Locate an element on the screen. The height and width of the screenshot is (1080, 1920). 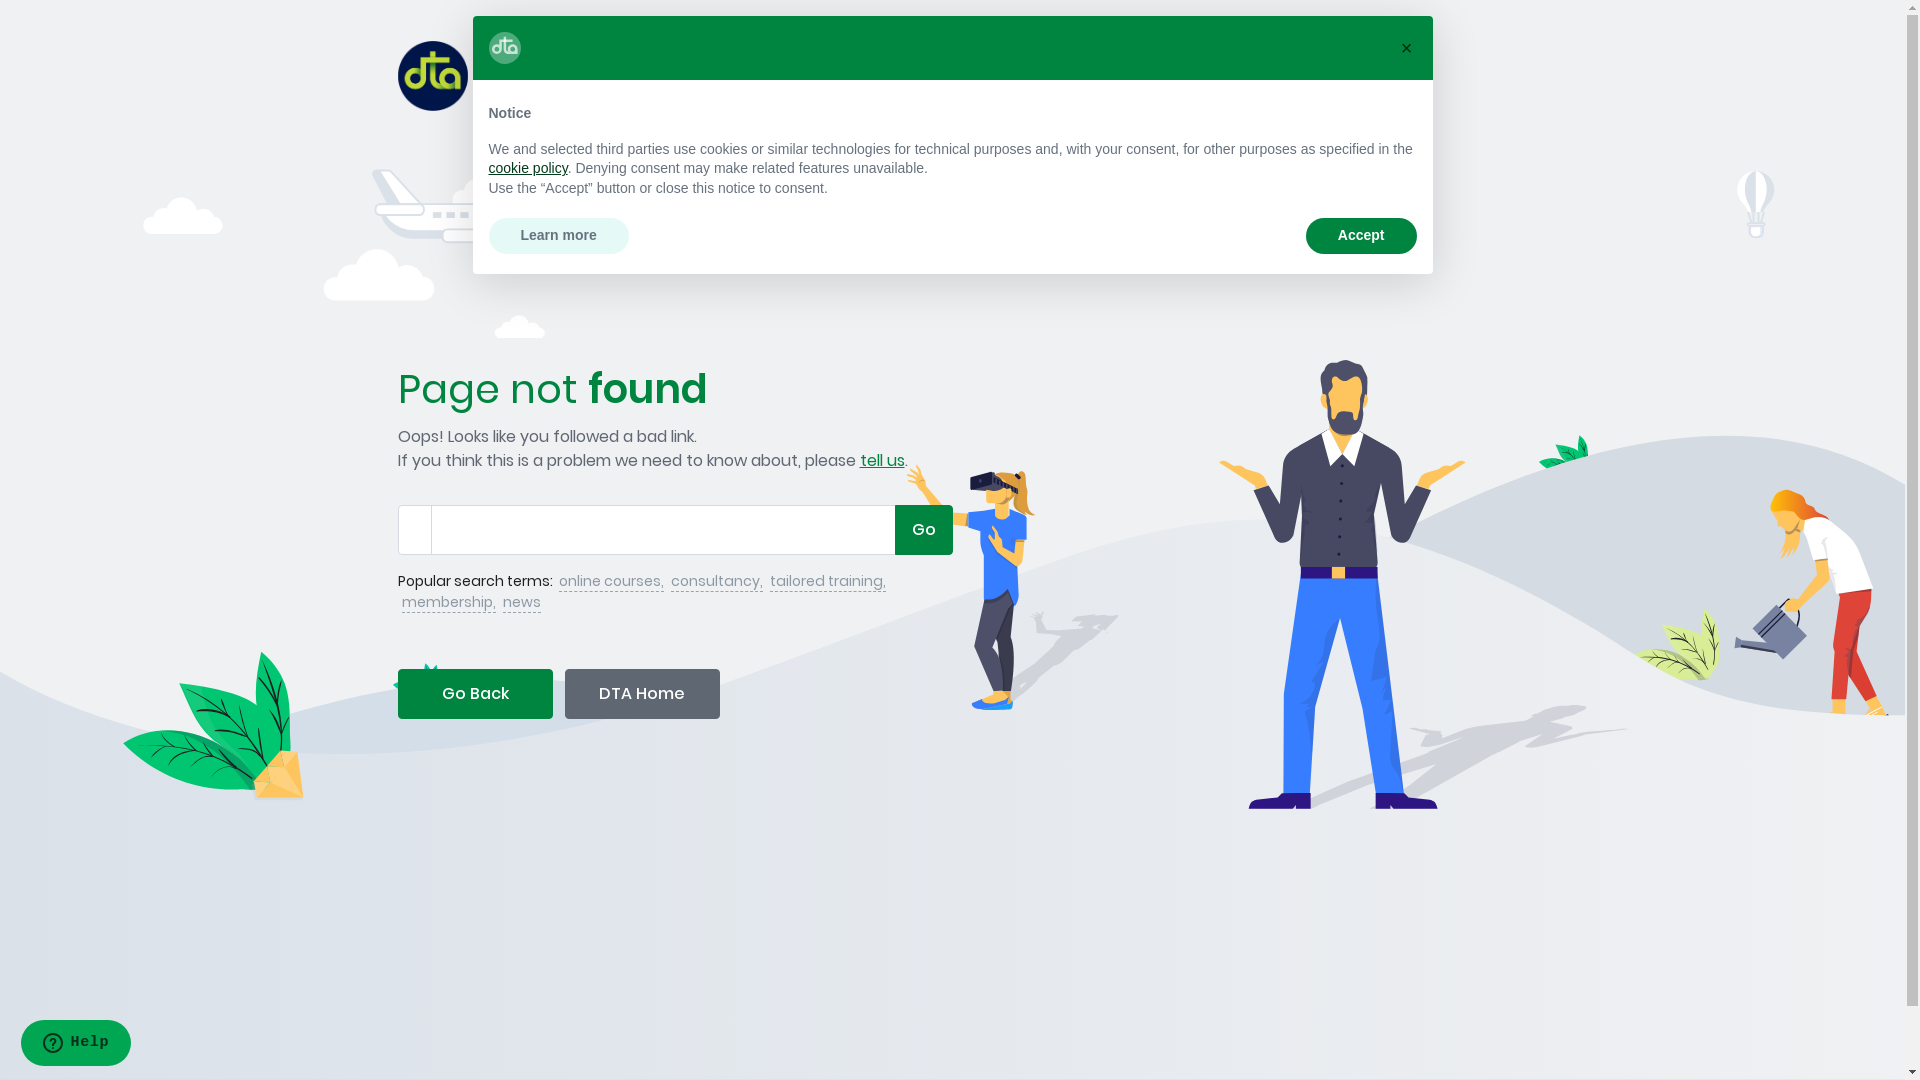
'Go' is located at coordinates (892, 528).